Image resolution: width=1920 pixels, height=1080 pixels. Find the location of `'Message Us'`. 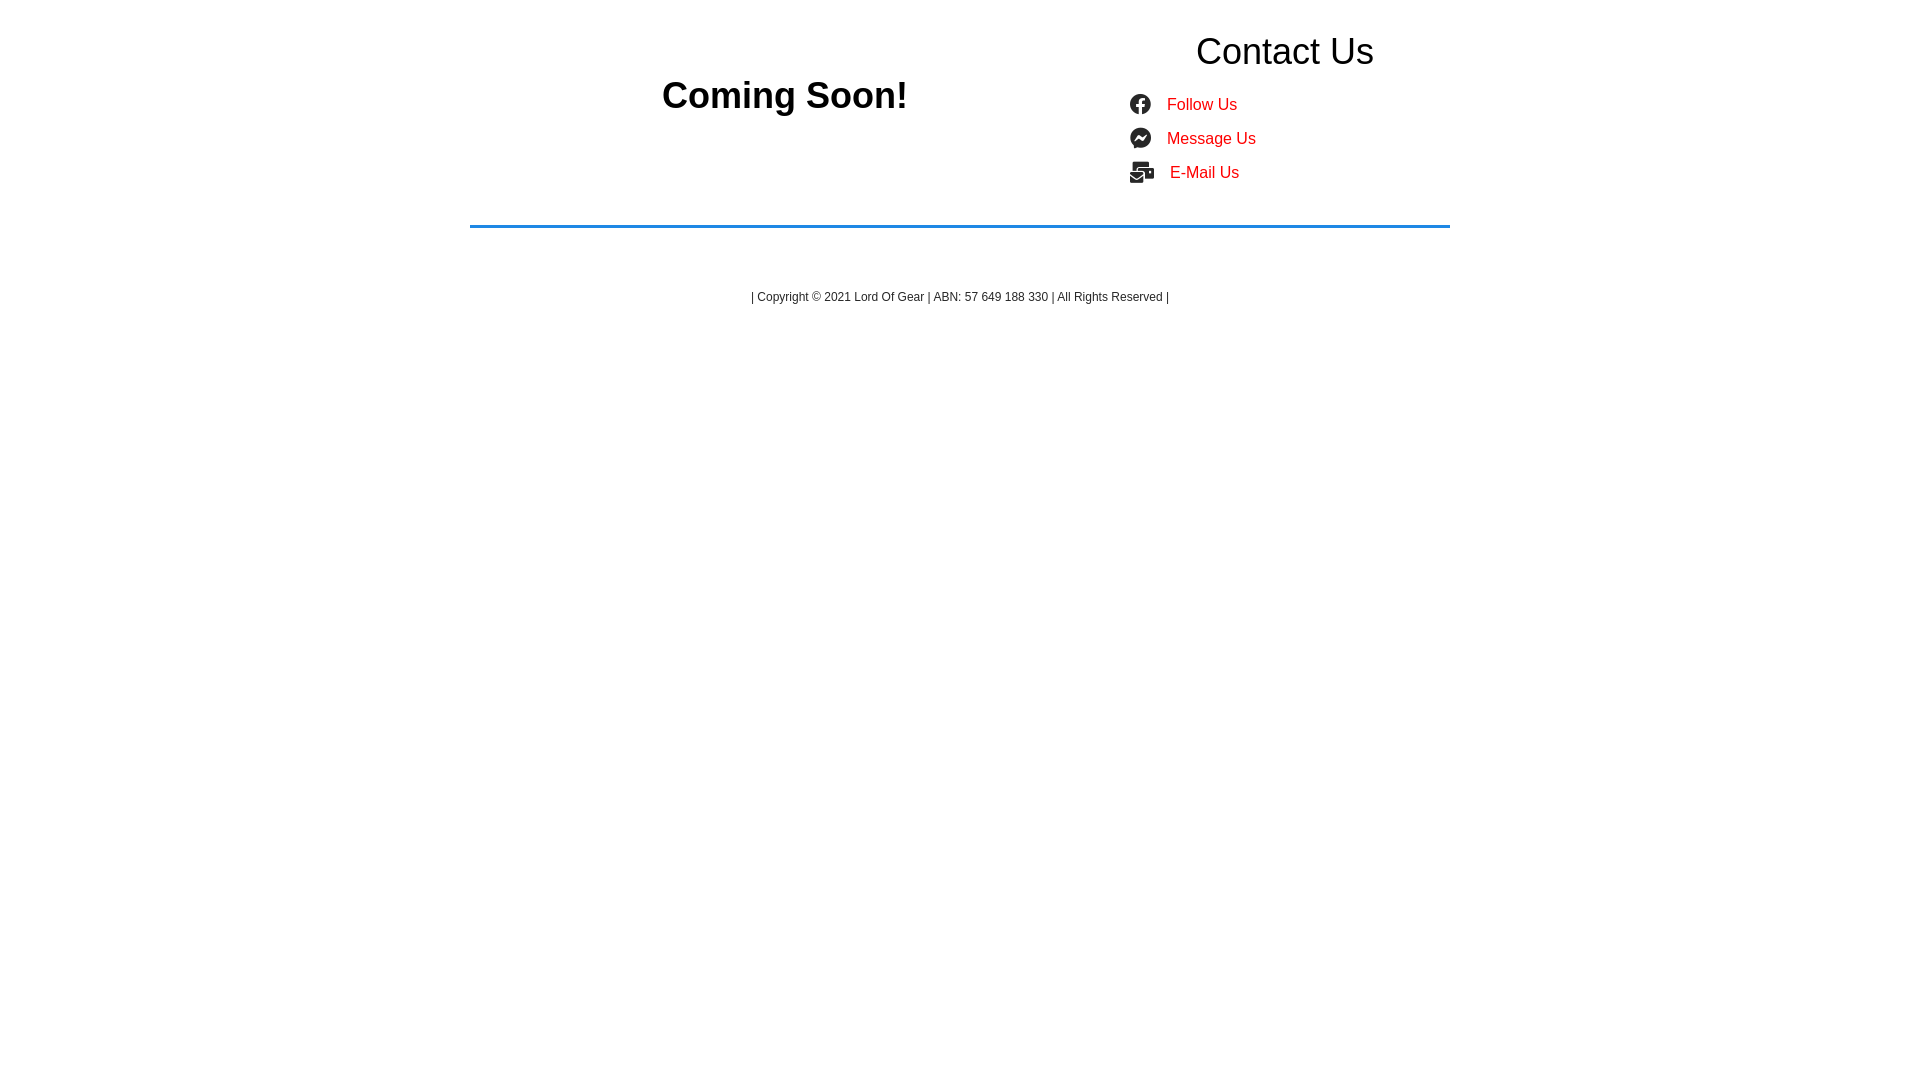

'Message Us' is located at coordinates (1210, 137).